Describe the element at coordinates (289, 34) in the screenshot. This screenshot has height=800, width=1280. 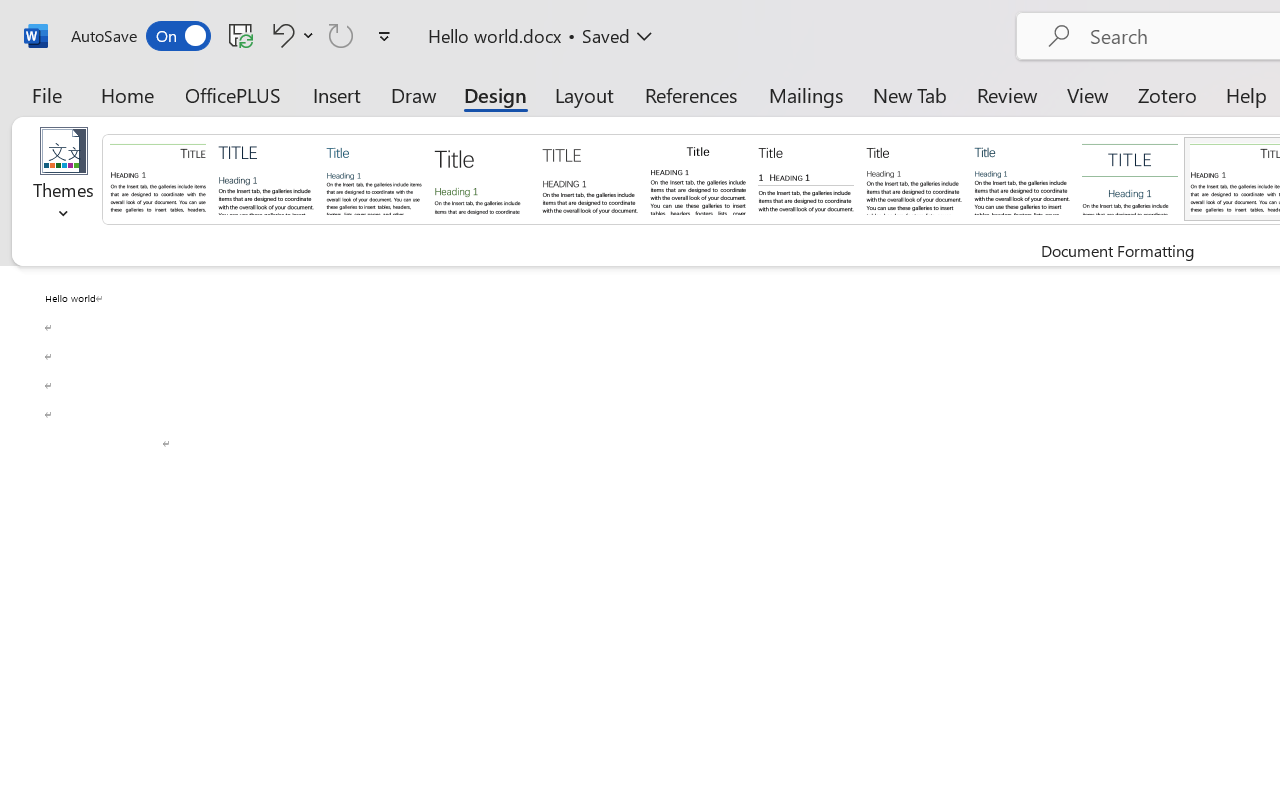
I see `'Undo Apply Quick Style Set'` at that location.